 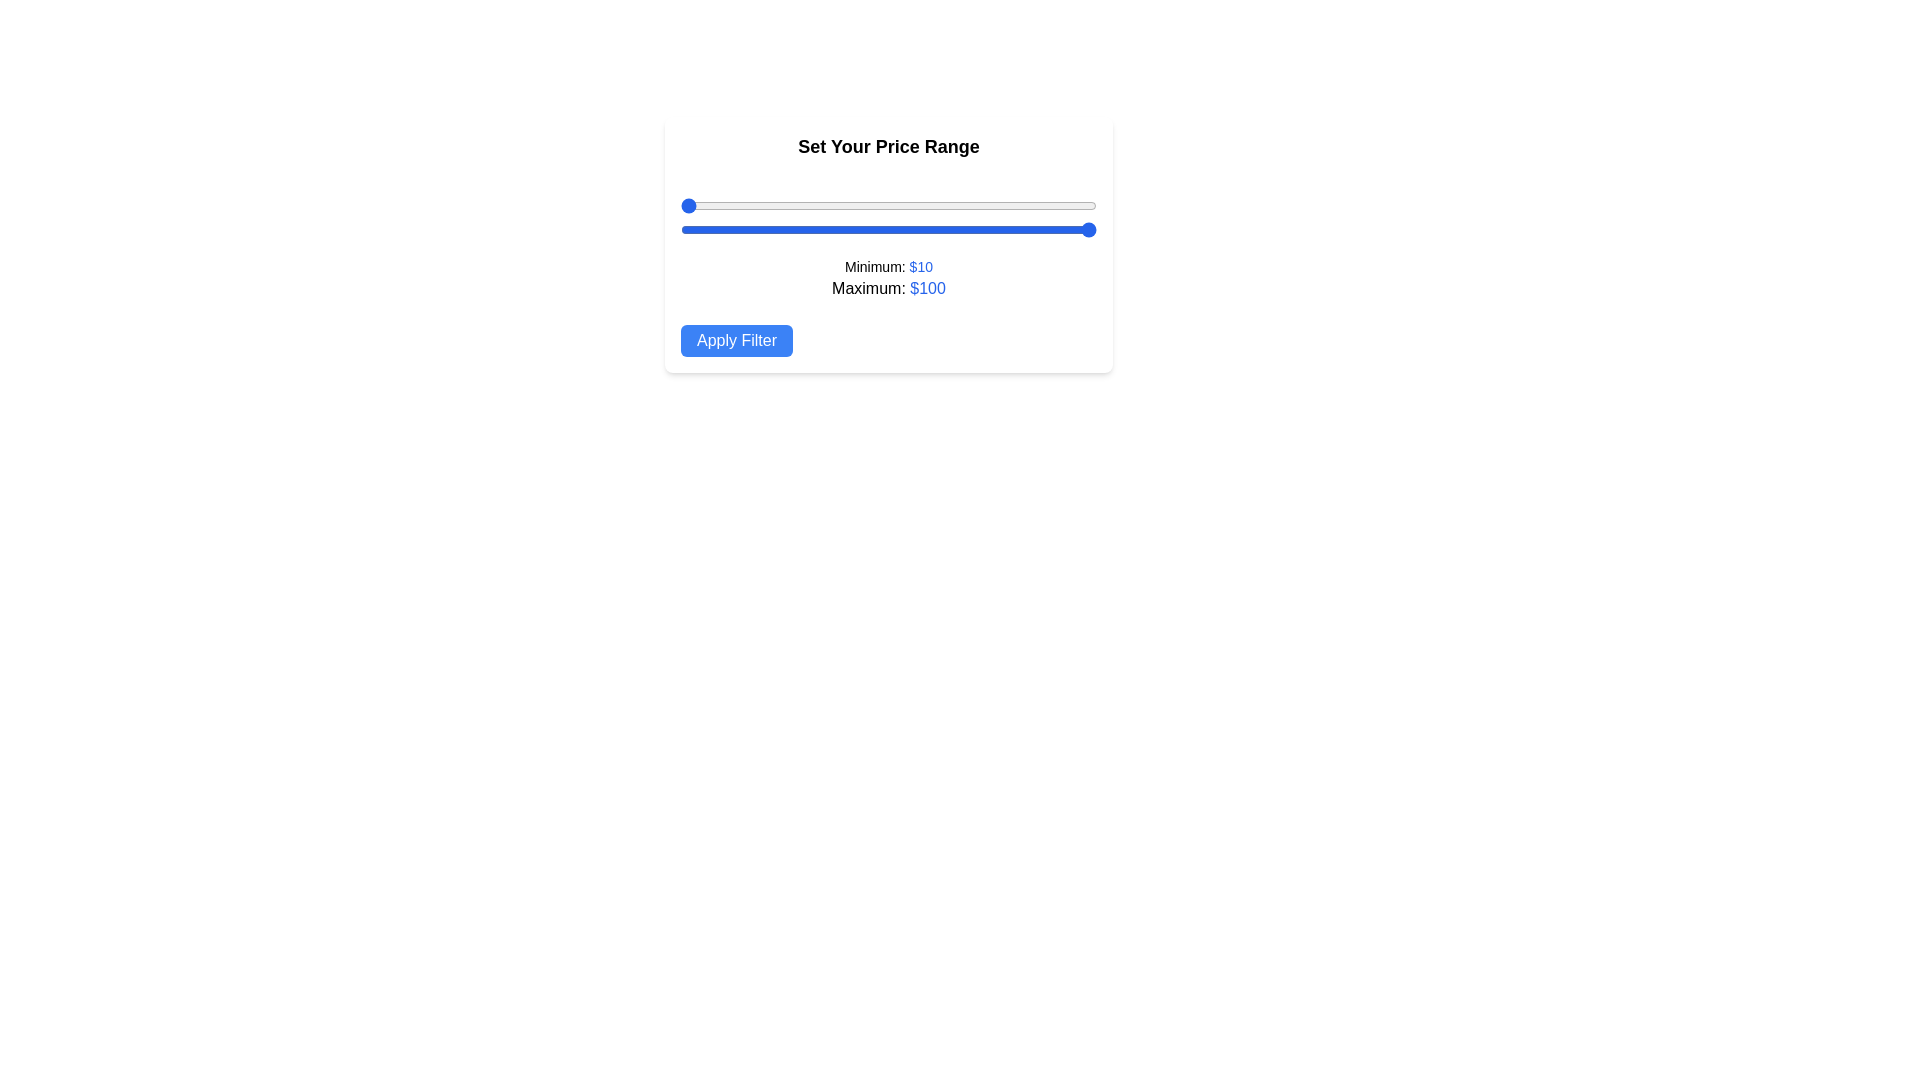 I want to click on the slider, so click(x=995, y=229).